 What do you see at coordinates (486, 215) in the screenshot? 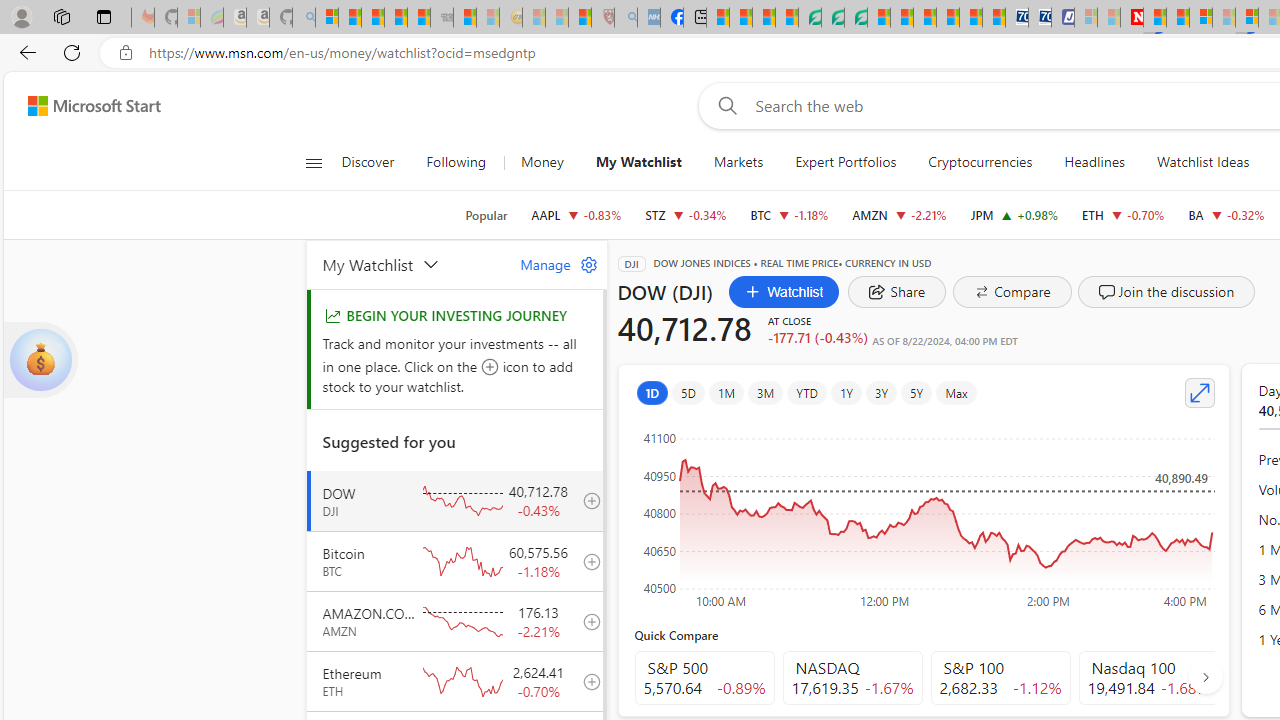
I see `'Popular'` at bounding box center [486, 215].